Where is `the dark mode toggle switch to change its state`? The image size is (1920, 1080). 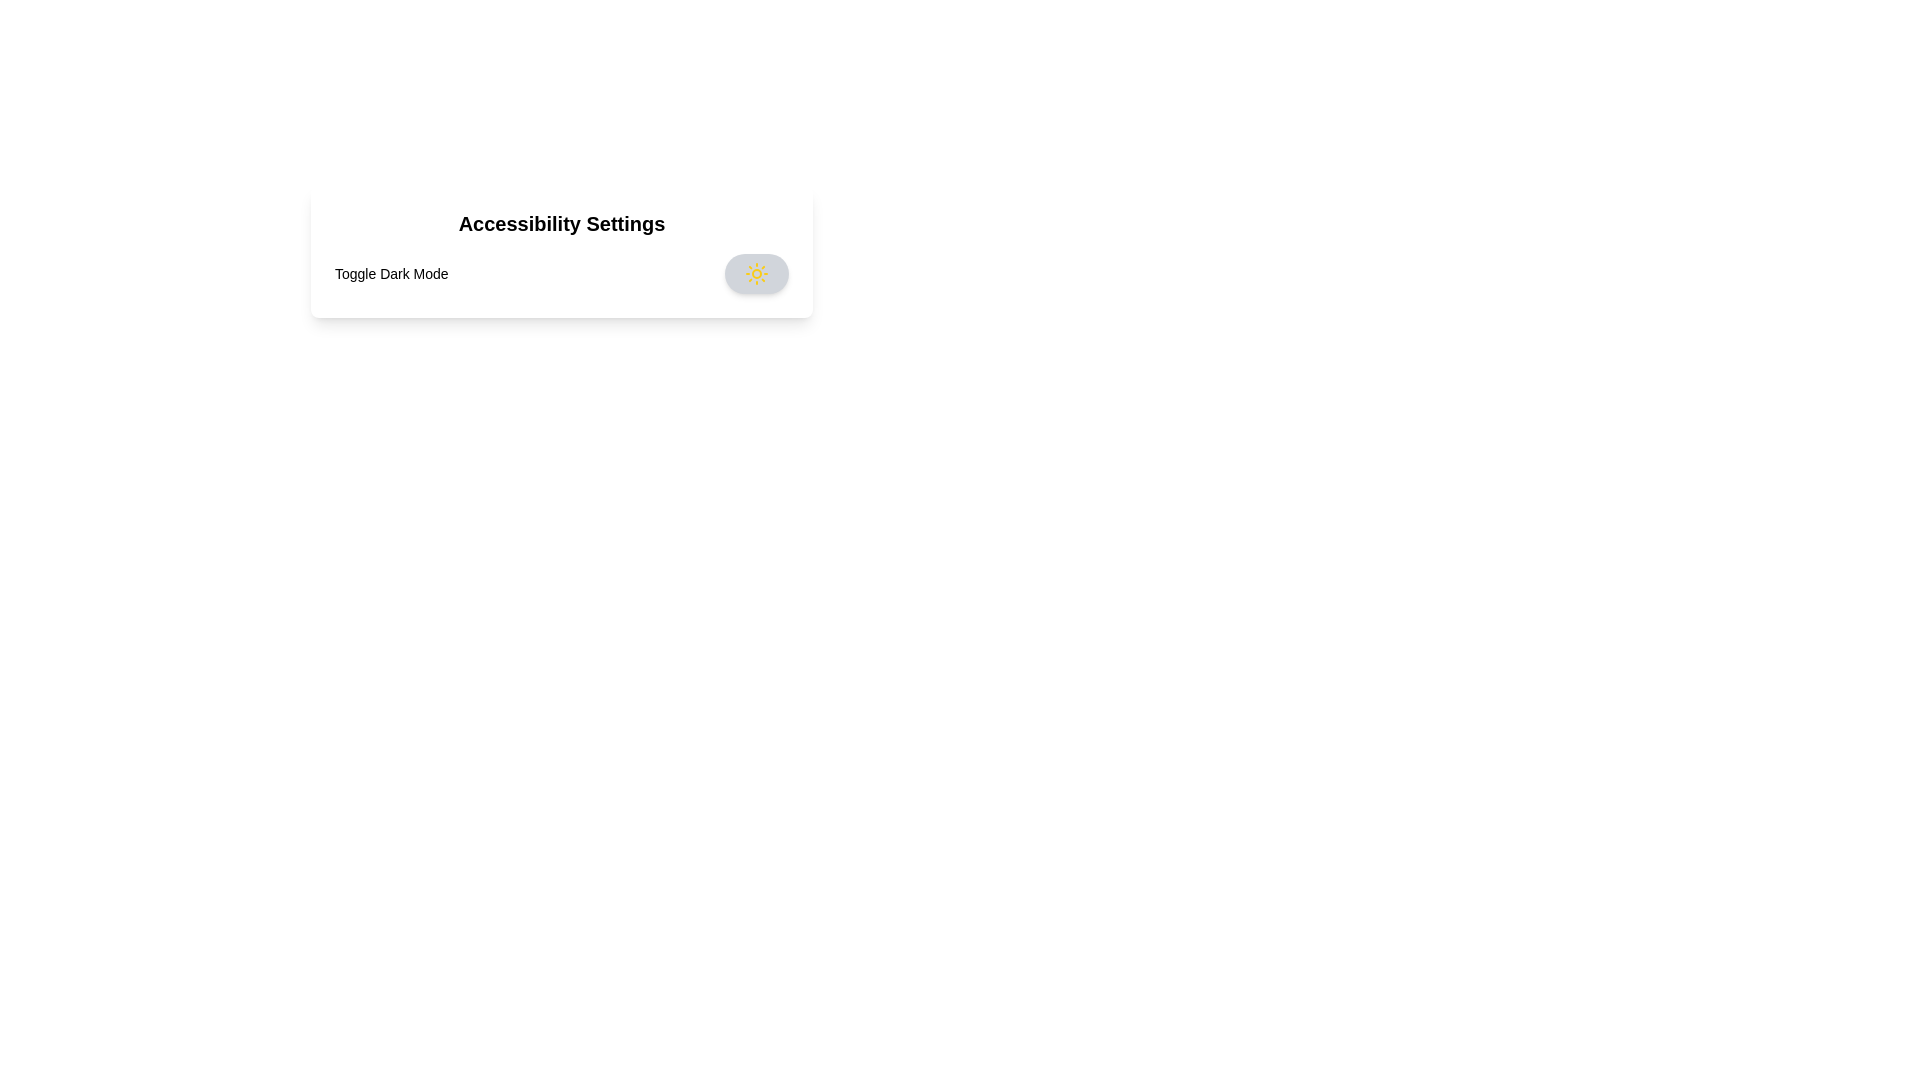
the dark mode toggle switch to change its state is located at coordinates (756, 273).